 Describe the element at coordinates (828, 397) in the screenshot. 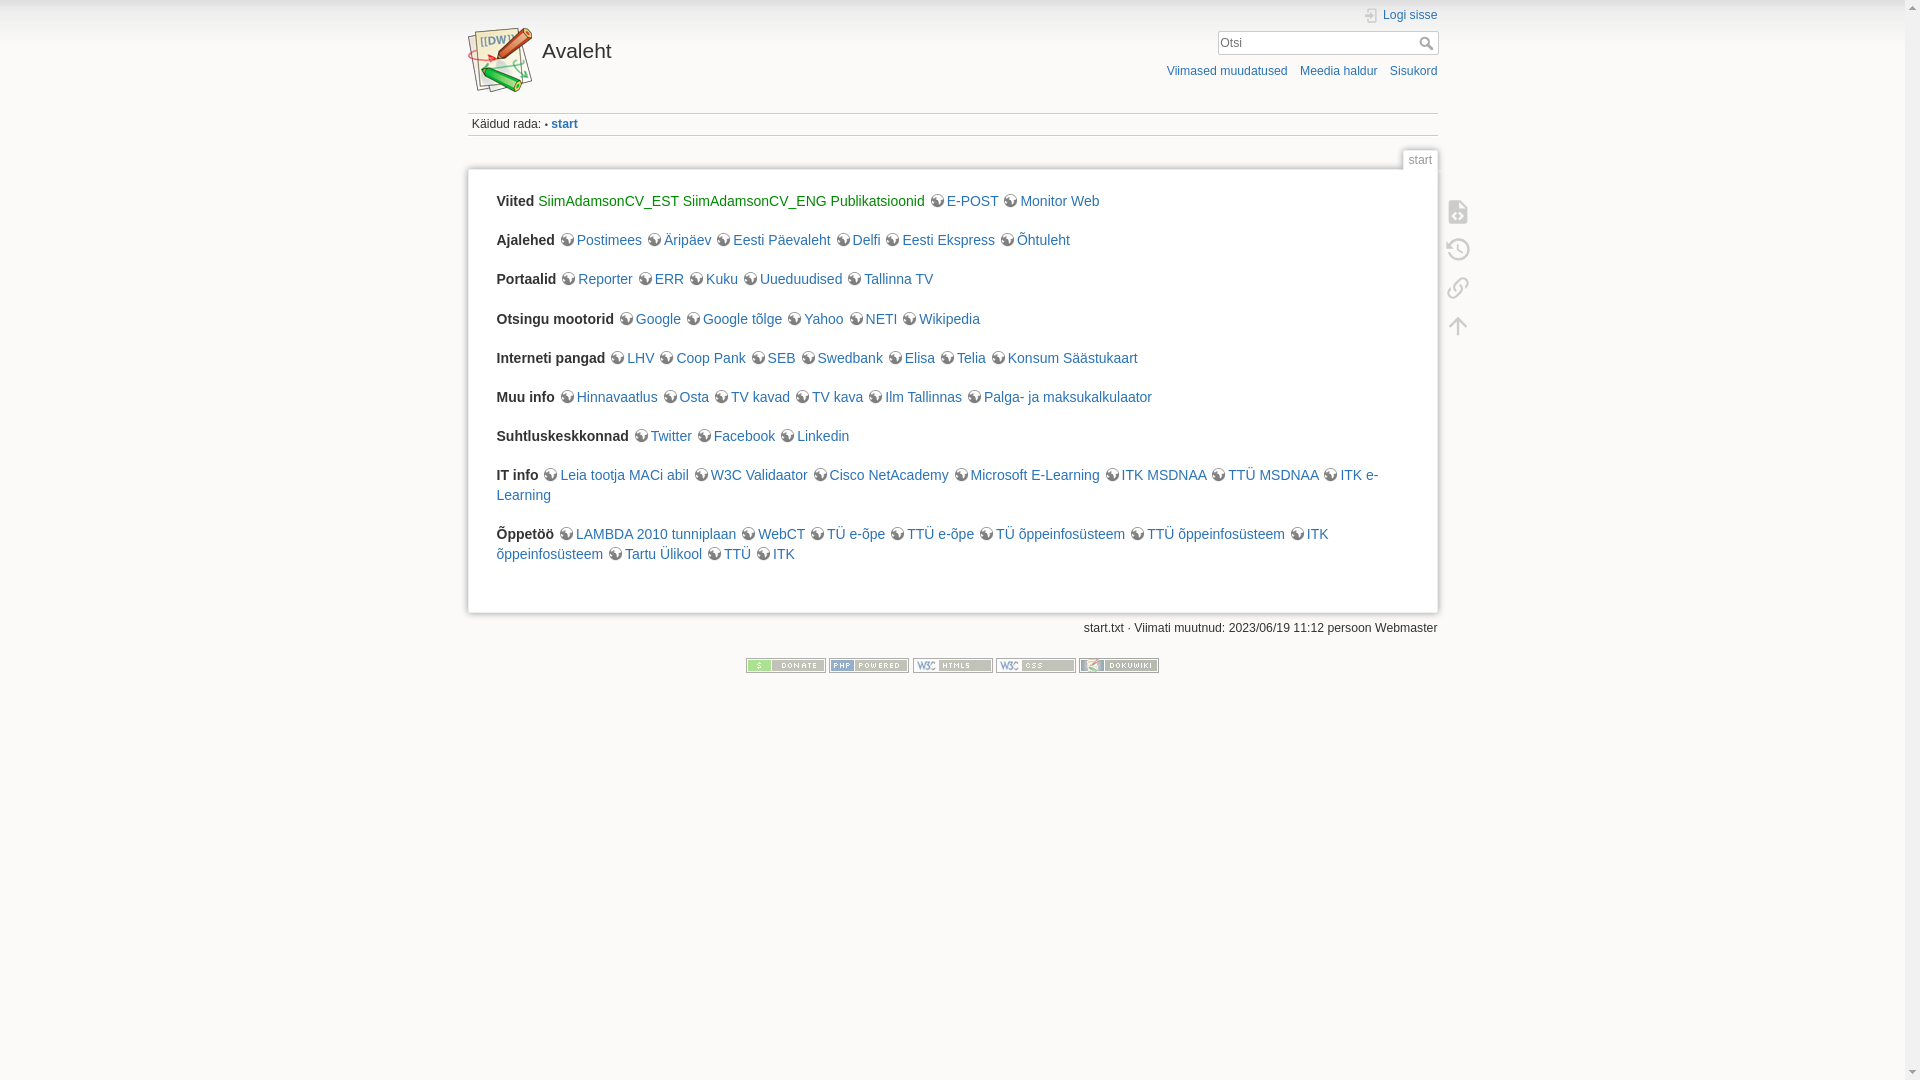

I see `'TV kava'` at that location.